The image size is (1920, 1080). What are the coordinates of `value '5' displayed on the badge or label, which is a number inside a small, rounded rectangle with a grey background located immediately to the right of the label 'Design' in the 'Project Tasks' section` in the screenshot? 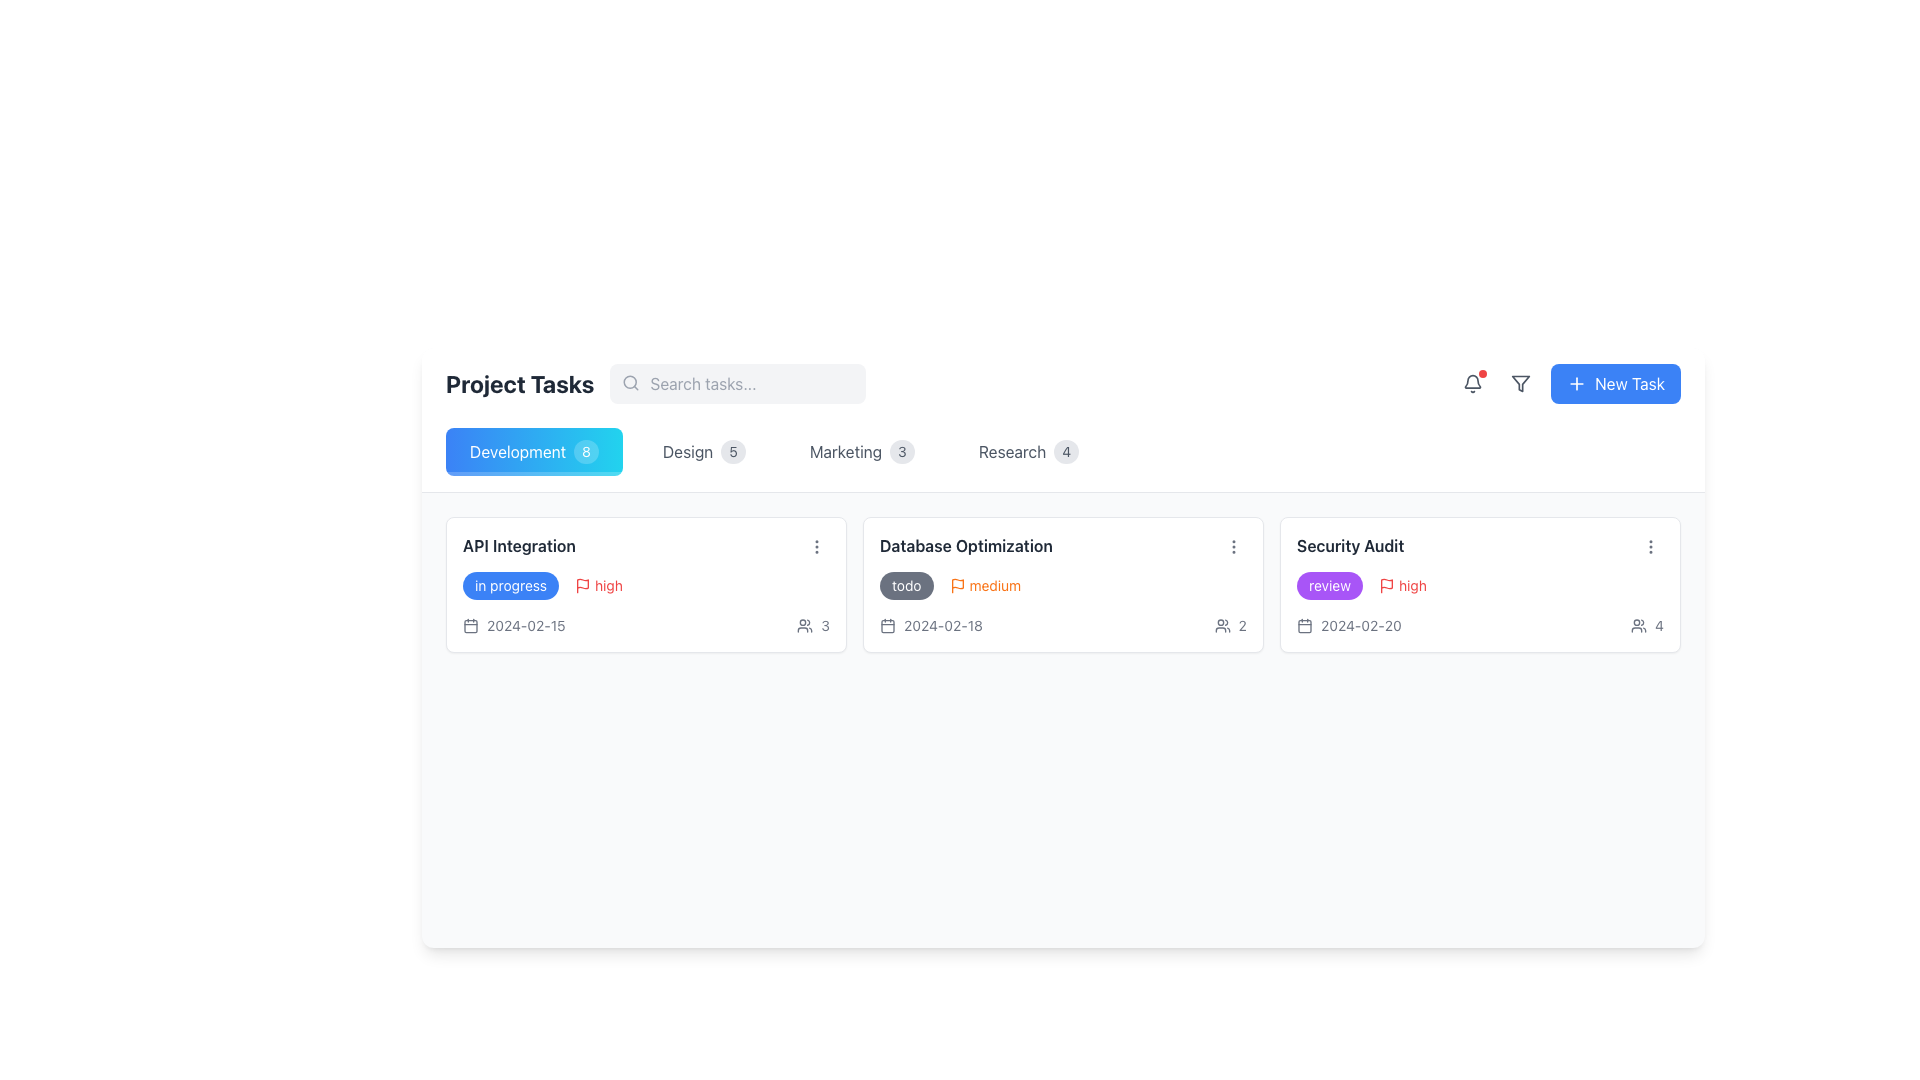 It's located at (732, 451).